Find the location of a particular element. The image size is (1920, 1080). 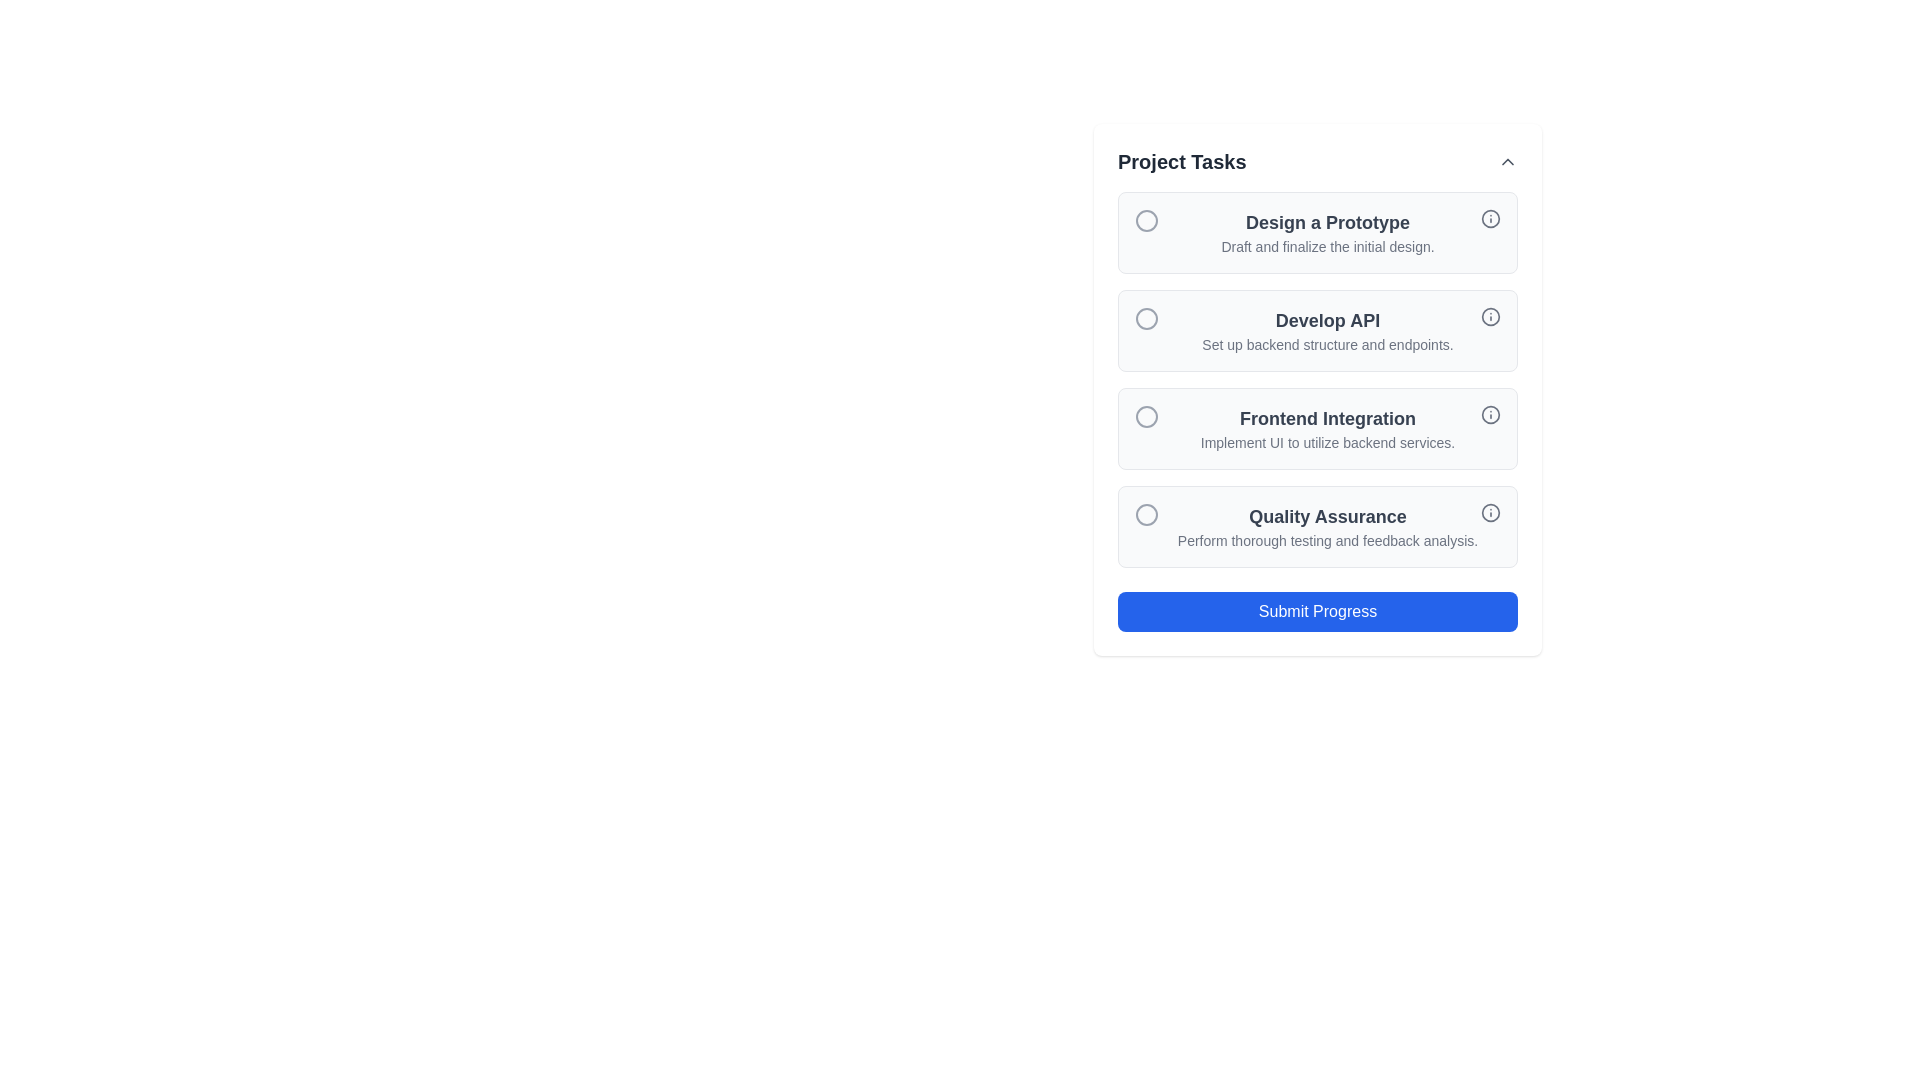

the circular informational icon with a gray 'i' character inside it, located on the right side of the 'Quality Assurance' section is located at coordinates (1491, 512).